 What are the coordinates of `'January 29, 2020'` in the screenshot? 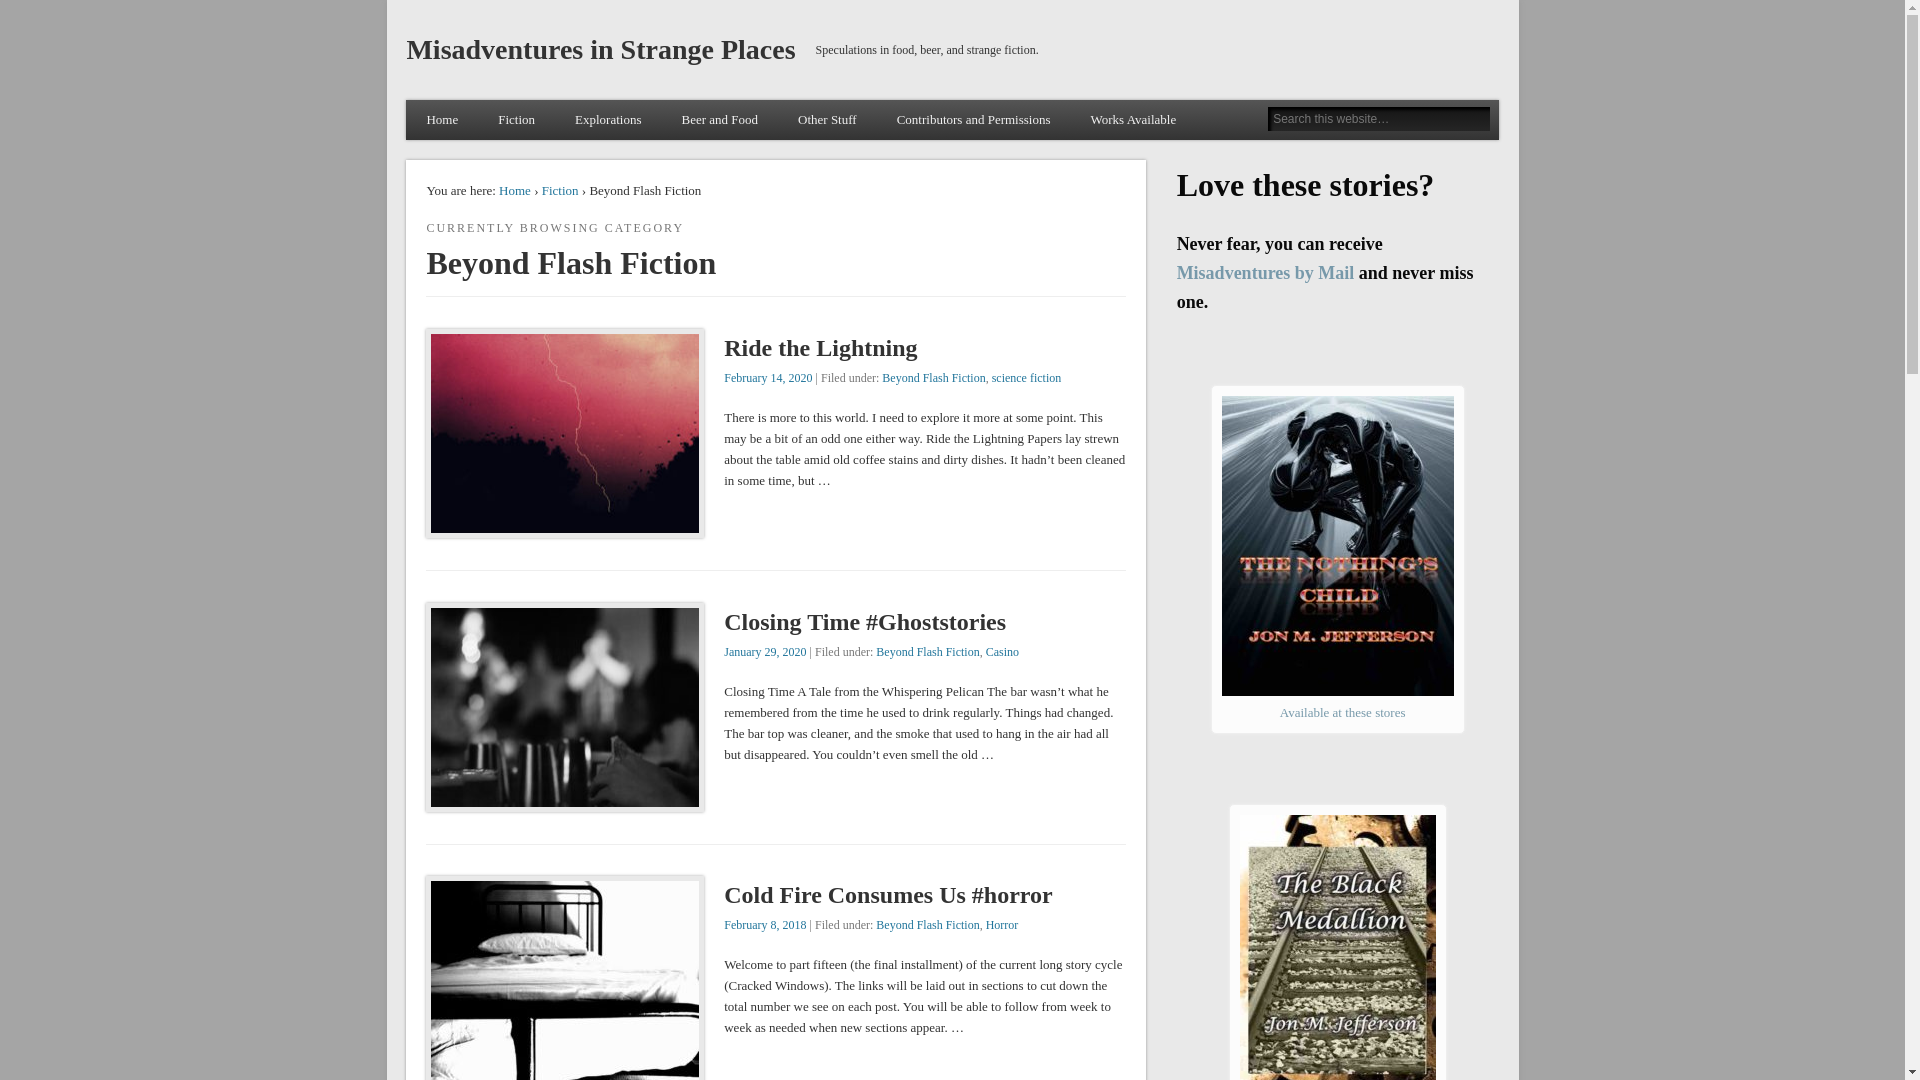 It's located at (763, 651).